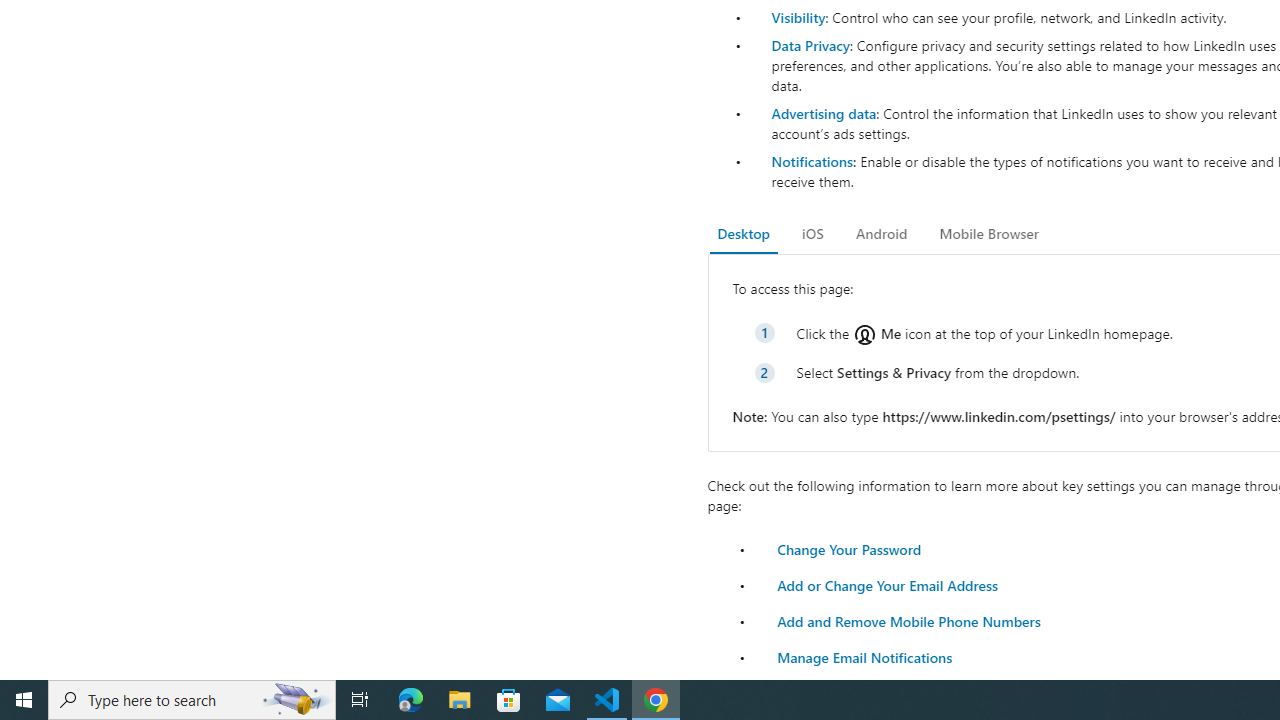 The width and height of the screenshot is (1280, 720). Describe the element at coordinates (810, 45) in the screenshot. I see `'Data Privacy'` at that location.